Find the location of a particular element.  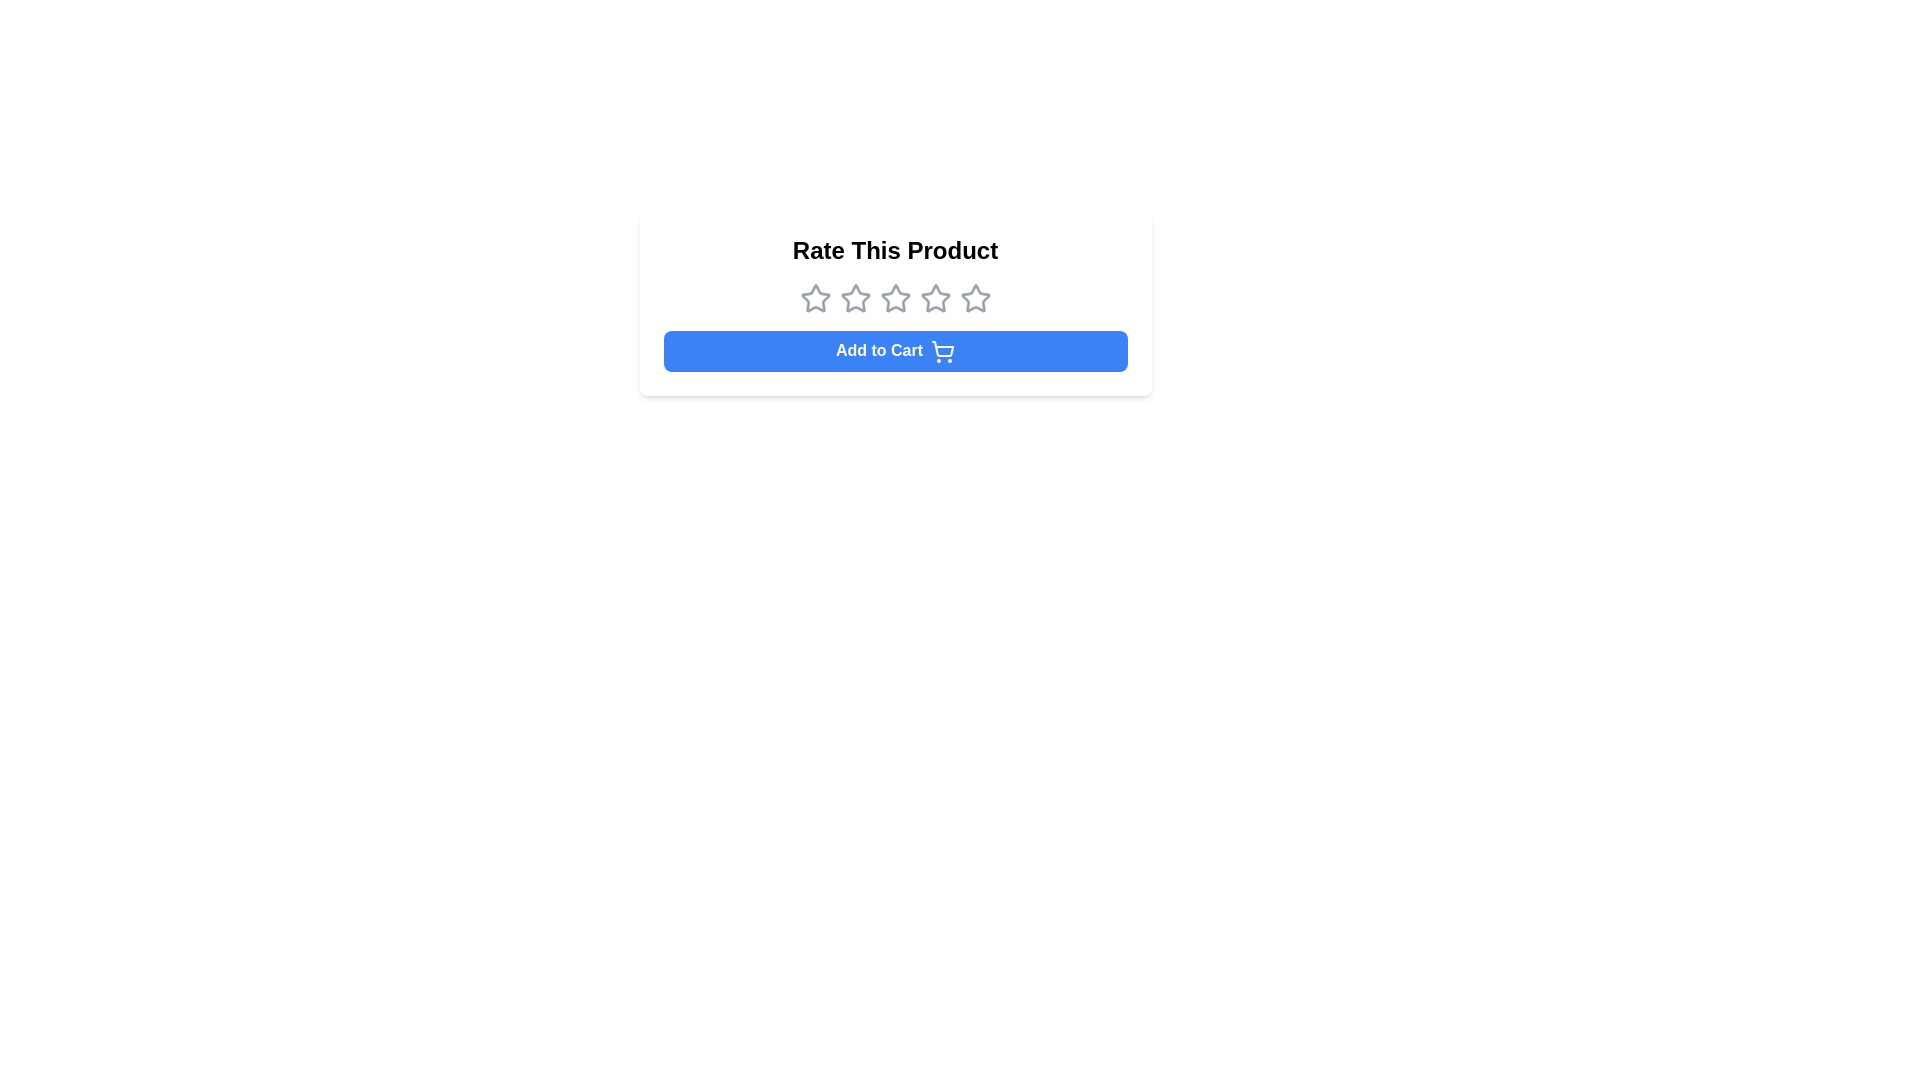

the fourth star icon in the rating row is located at coordinates (934, 299).